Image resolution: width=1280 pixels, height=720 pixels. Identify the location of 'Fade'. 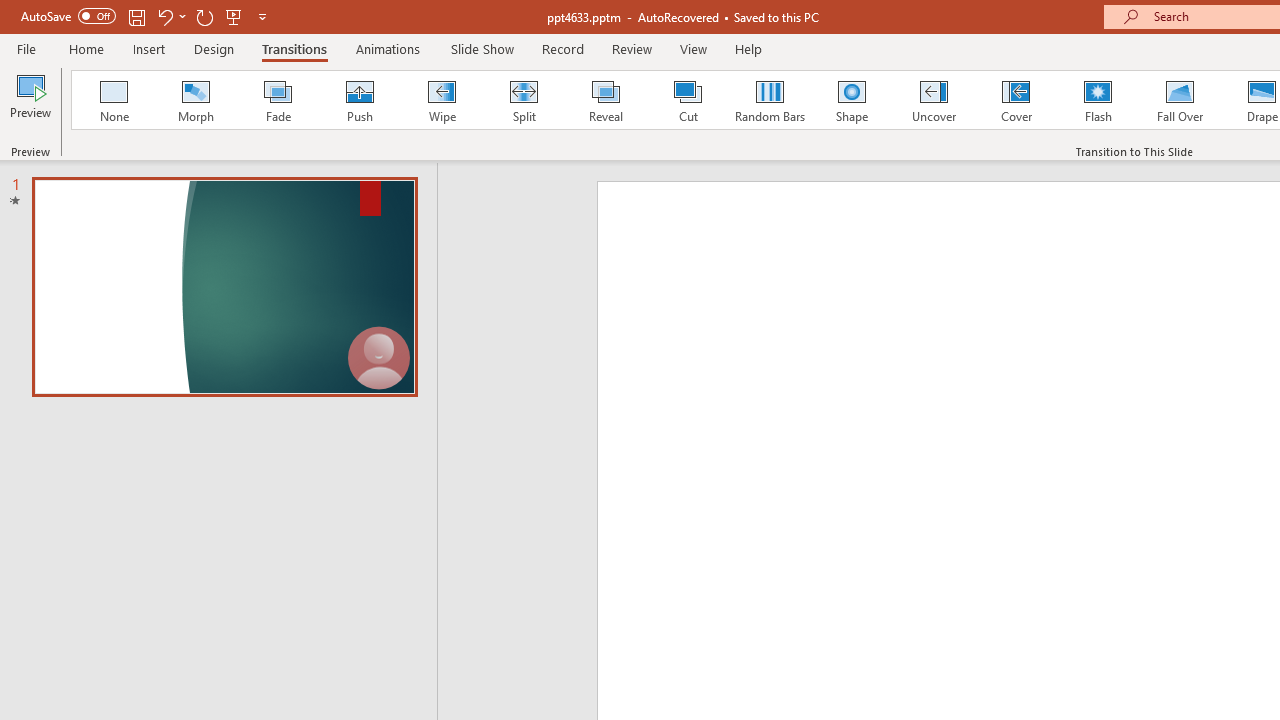
(276, 100).